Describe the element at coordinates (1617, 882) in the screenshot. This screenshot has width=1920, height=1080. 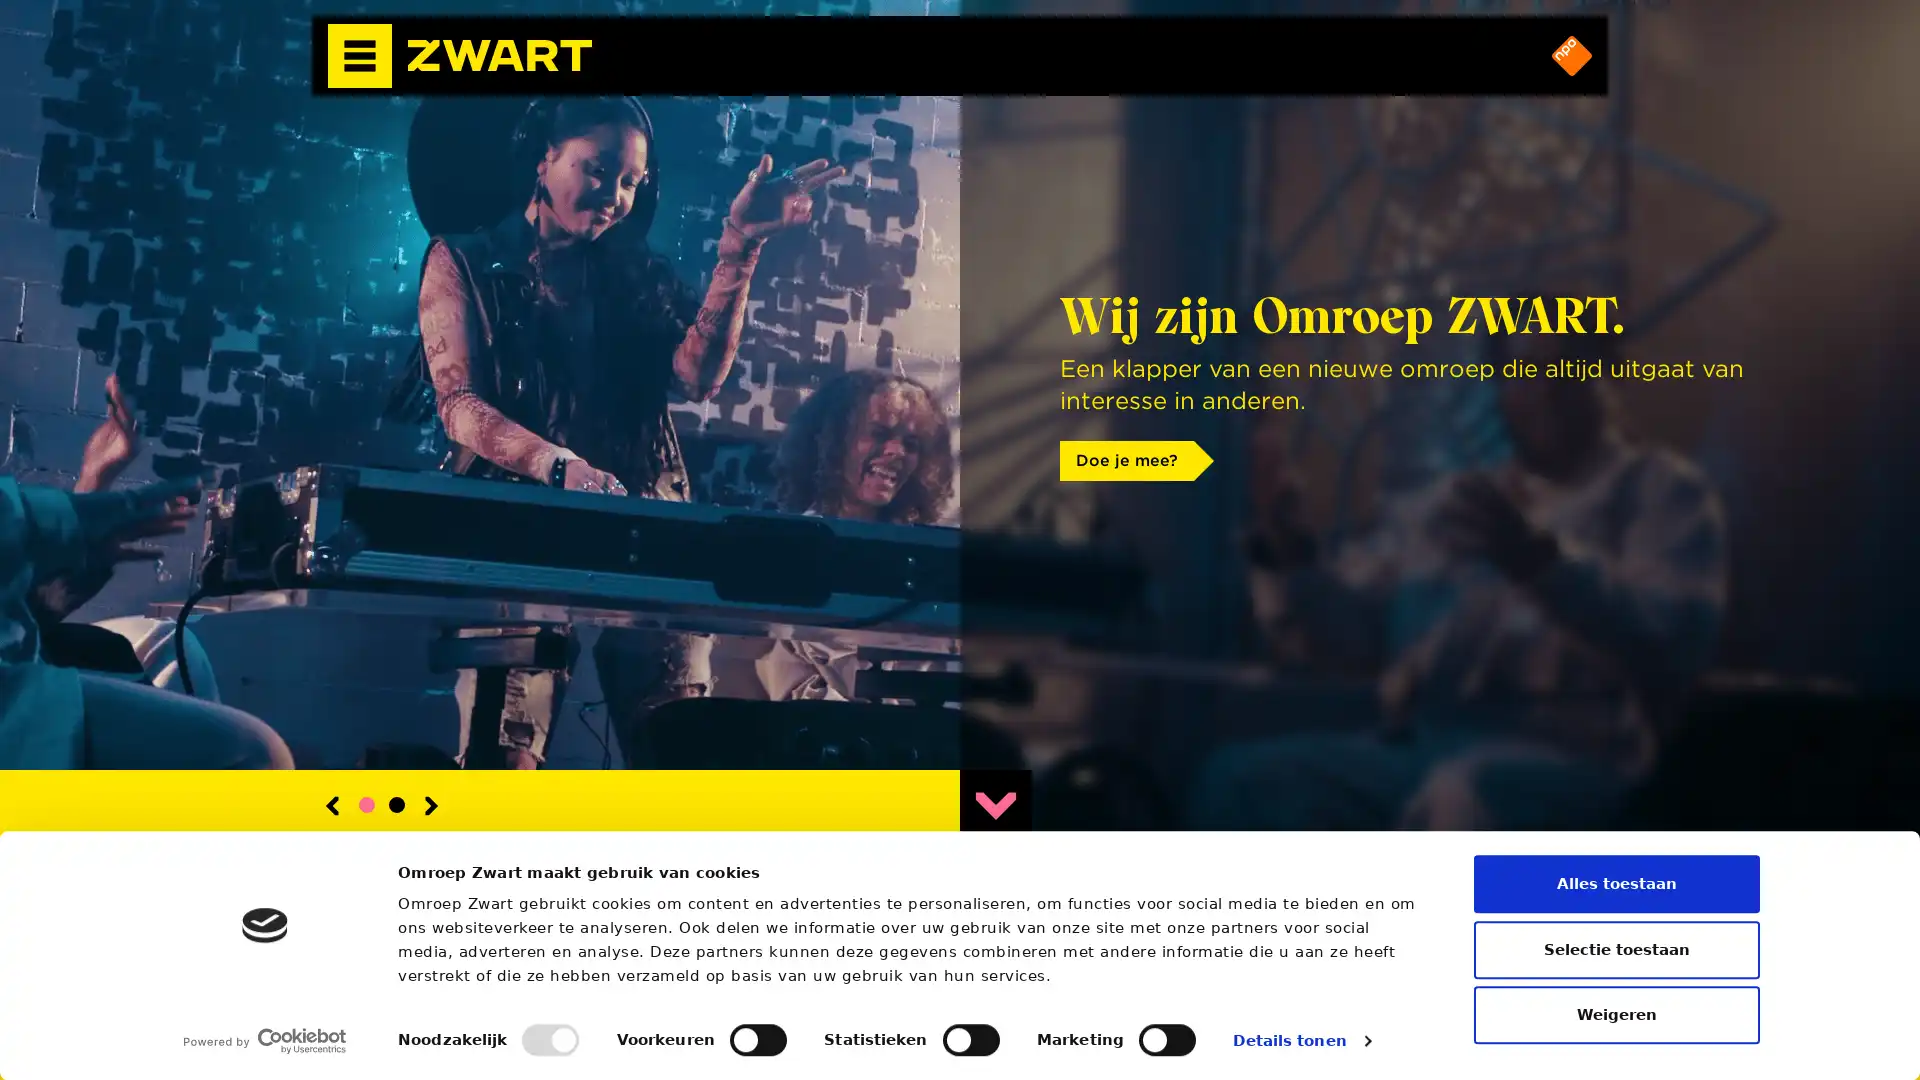
I see `Alles toestaan` at that location.